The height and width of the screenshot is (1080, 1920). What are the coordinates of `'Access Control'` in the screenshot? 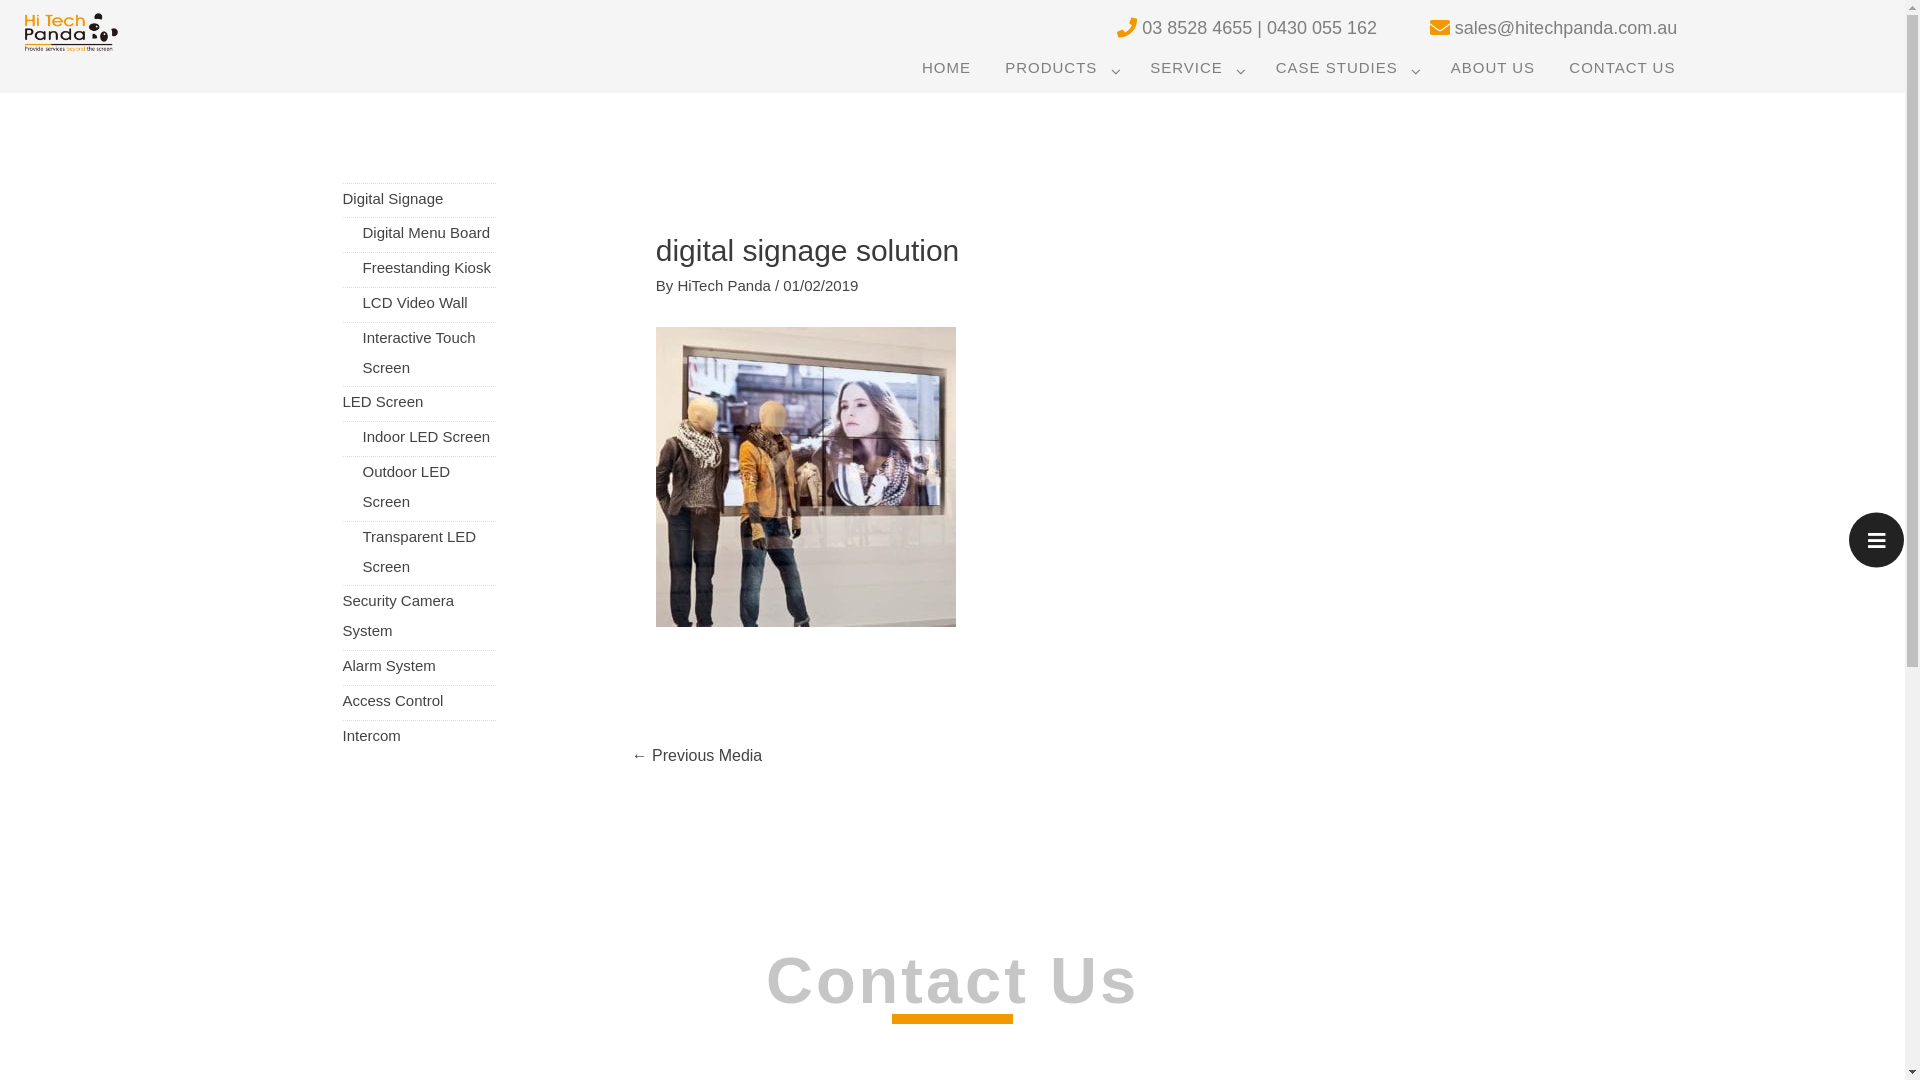 It's located at (341, 699).